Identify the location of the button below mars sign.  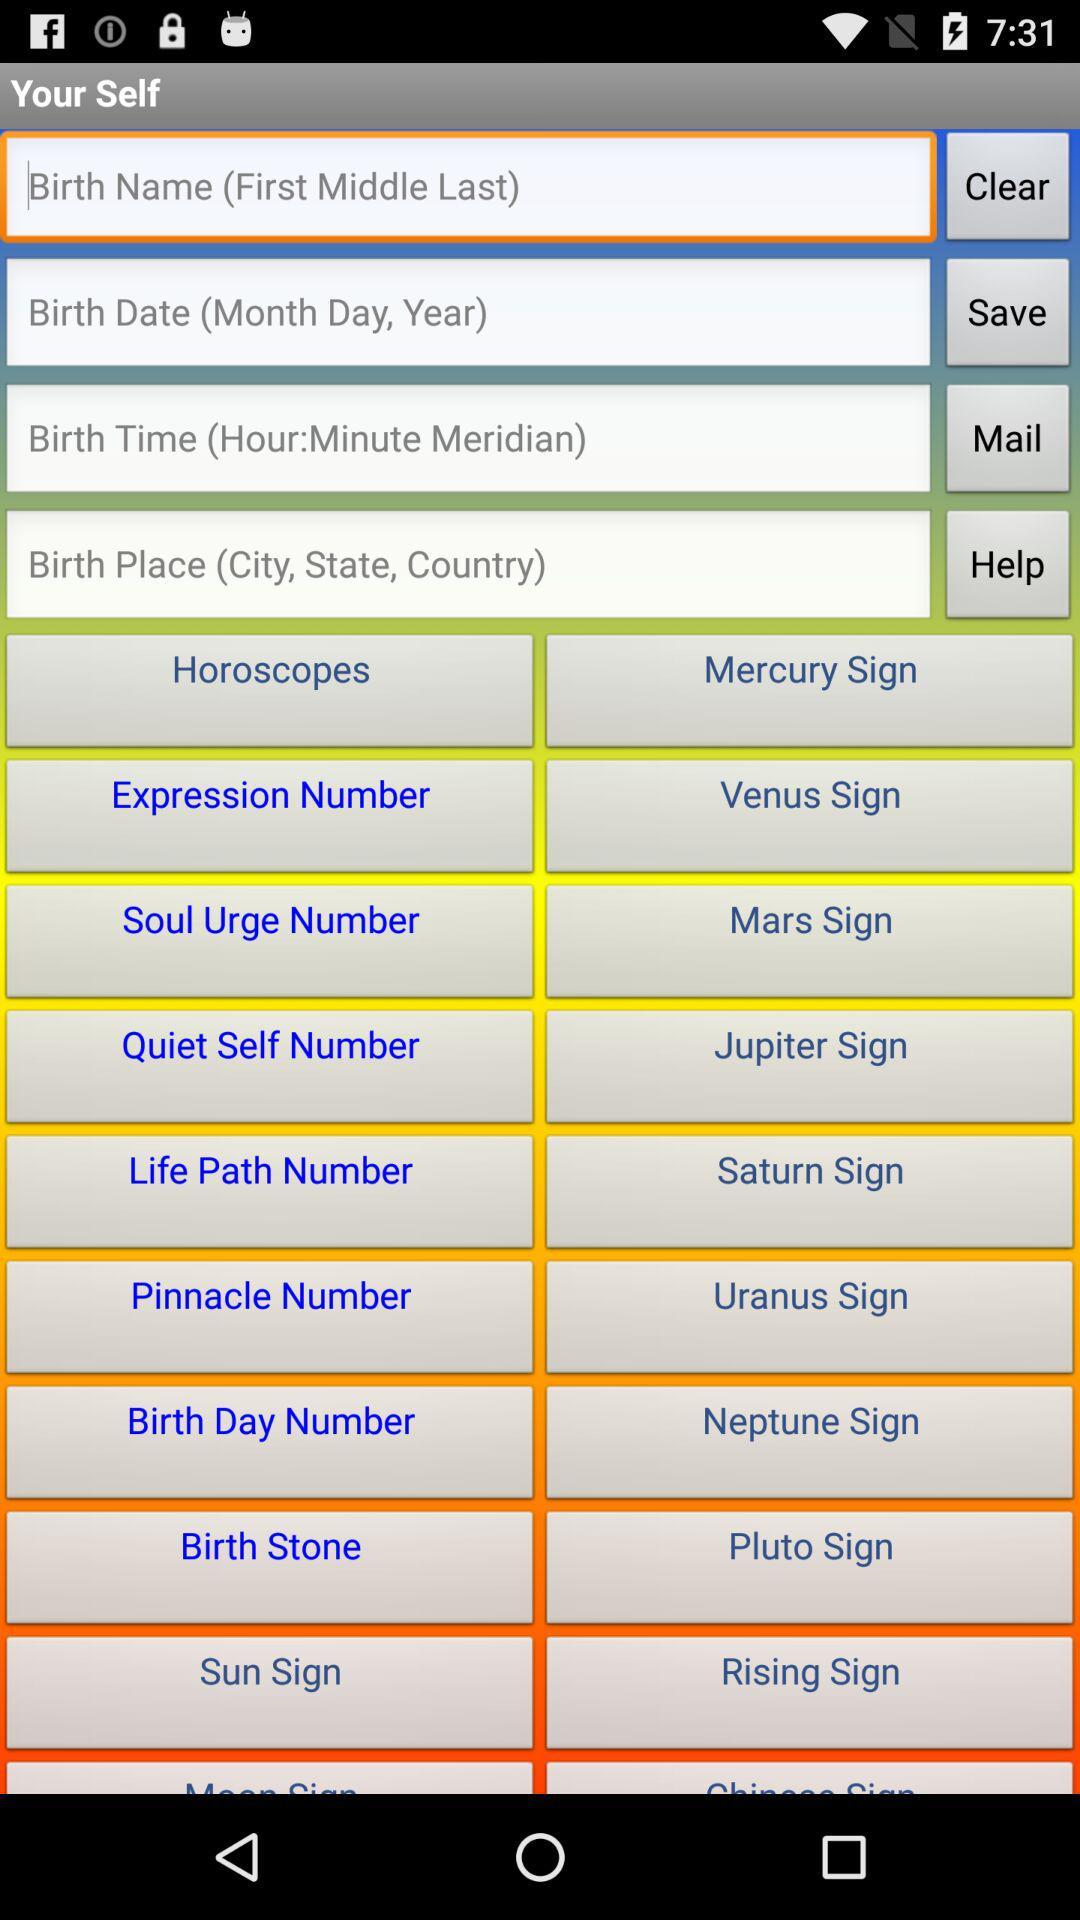
(810, 1070).